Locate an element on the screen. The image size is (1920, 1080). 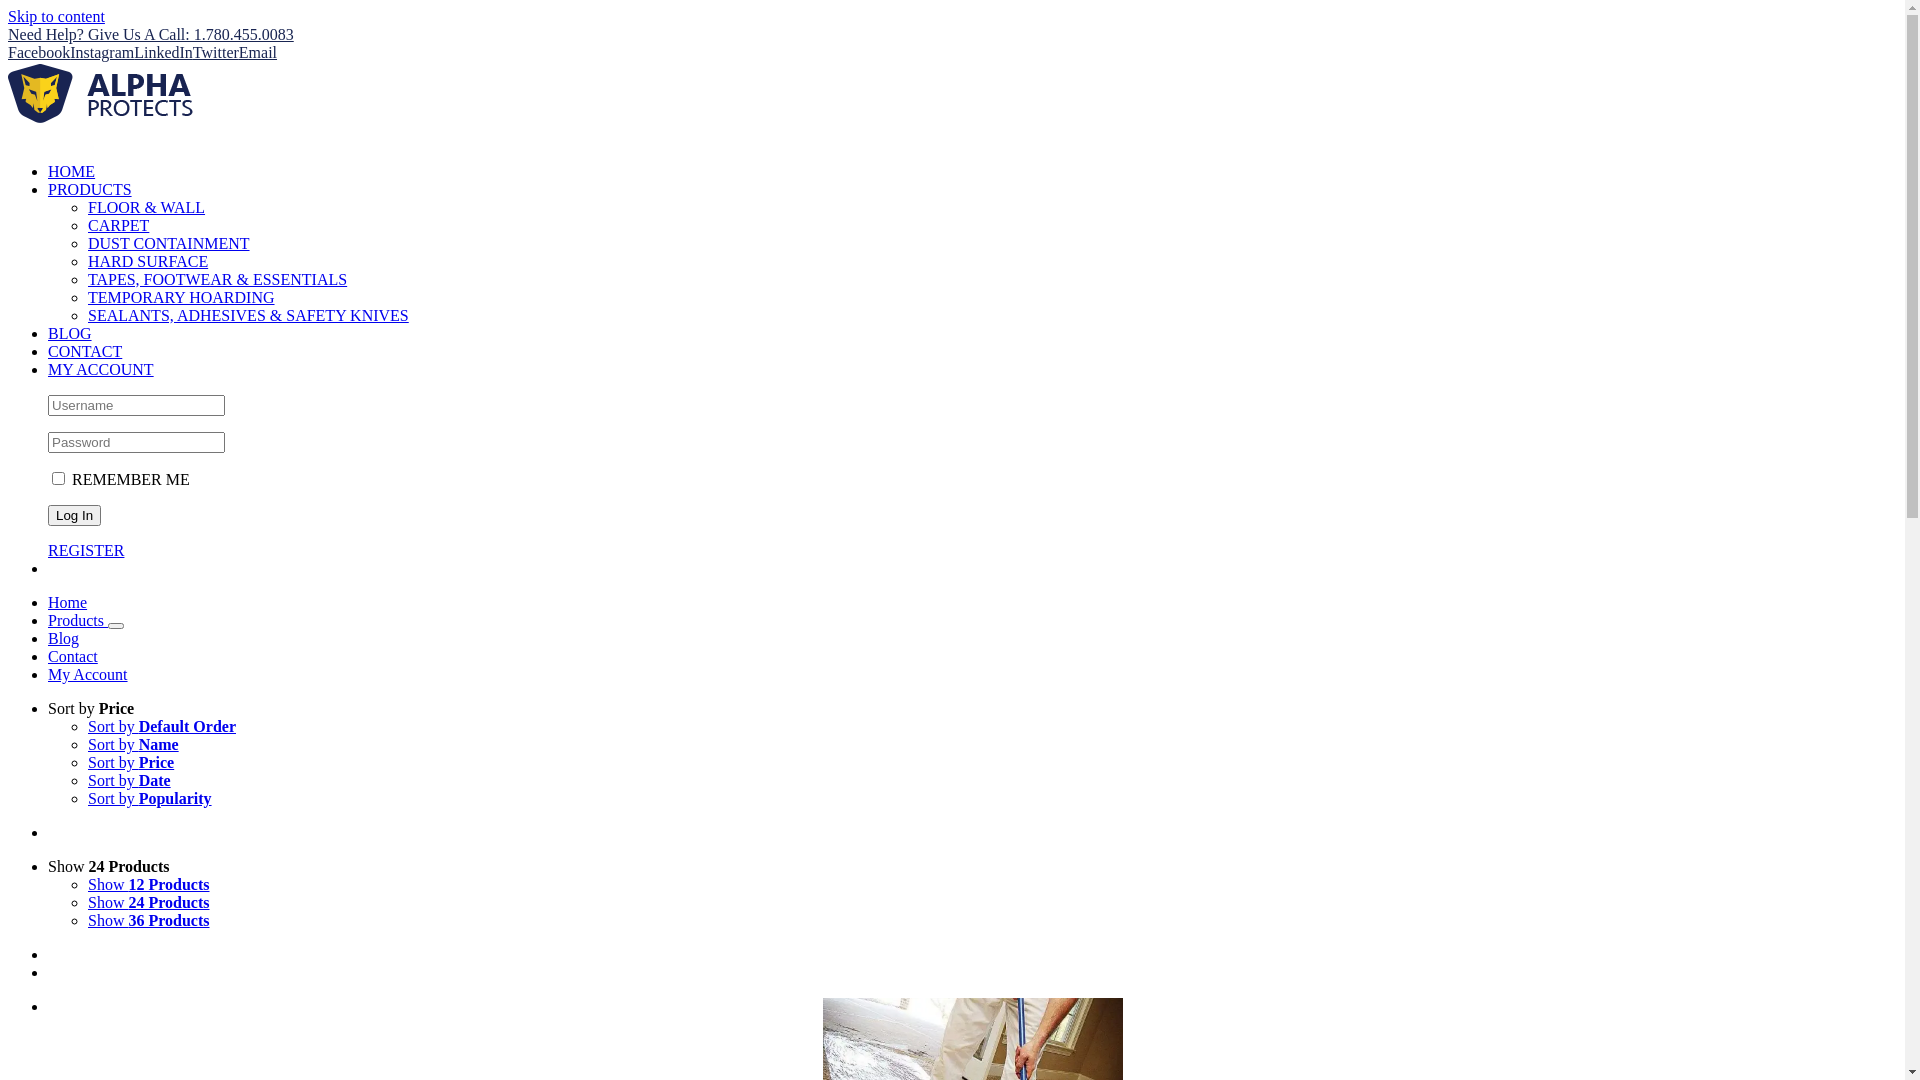
'Show 36 Products' is located at coordinates (147, 920).